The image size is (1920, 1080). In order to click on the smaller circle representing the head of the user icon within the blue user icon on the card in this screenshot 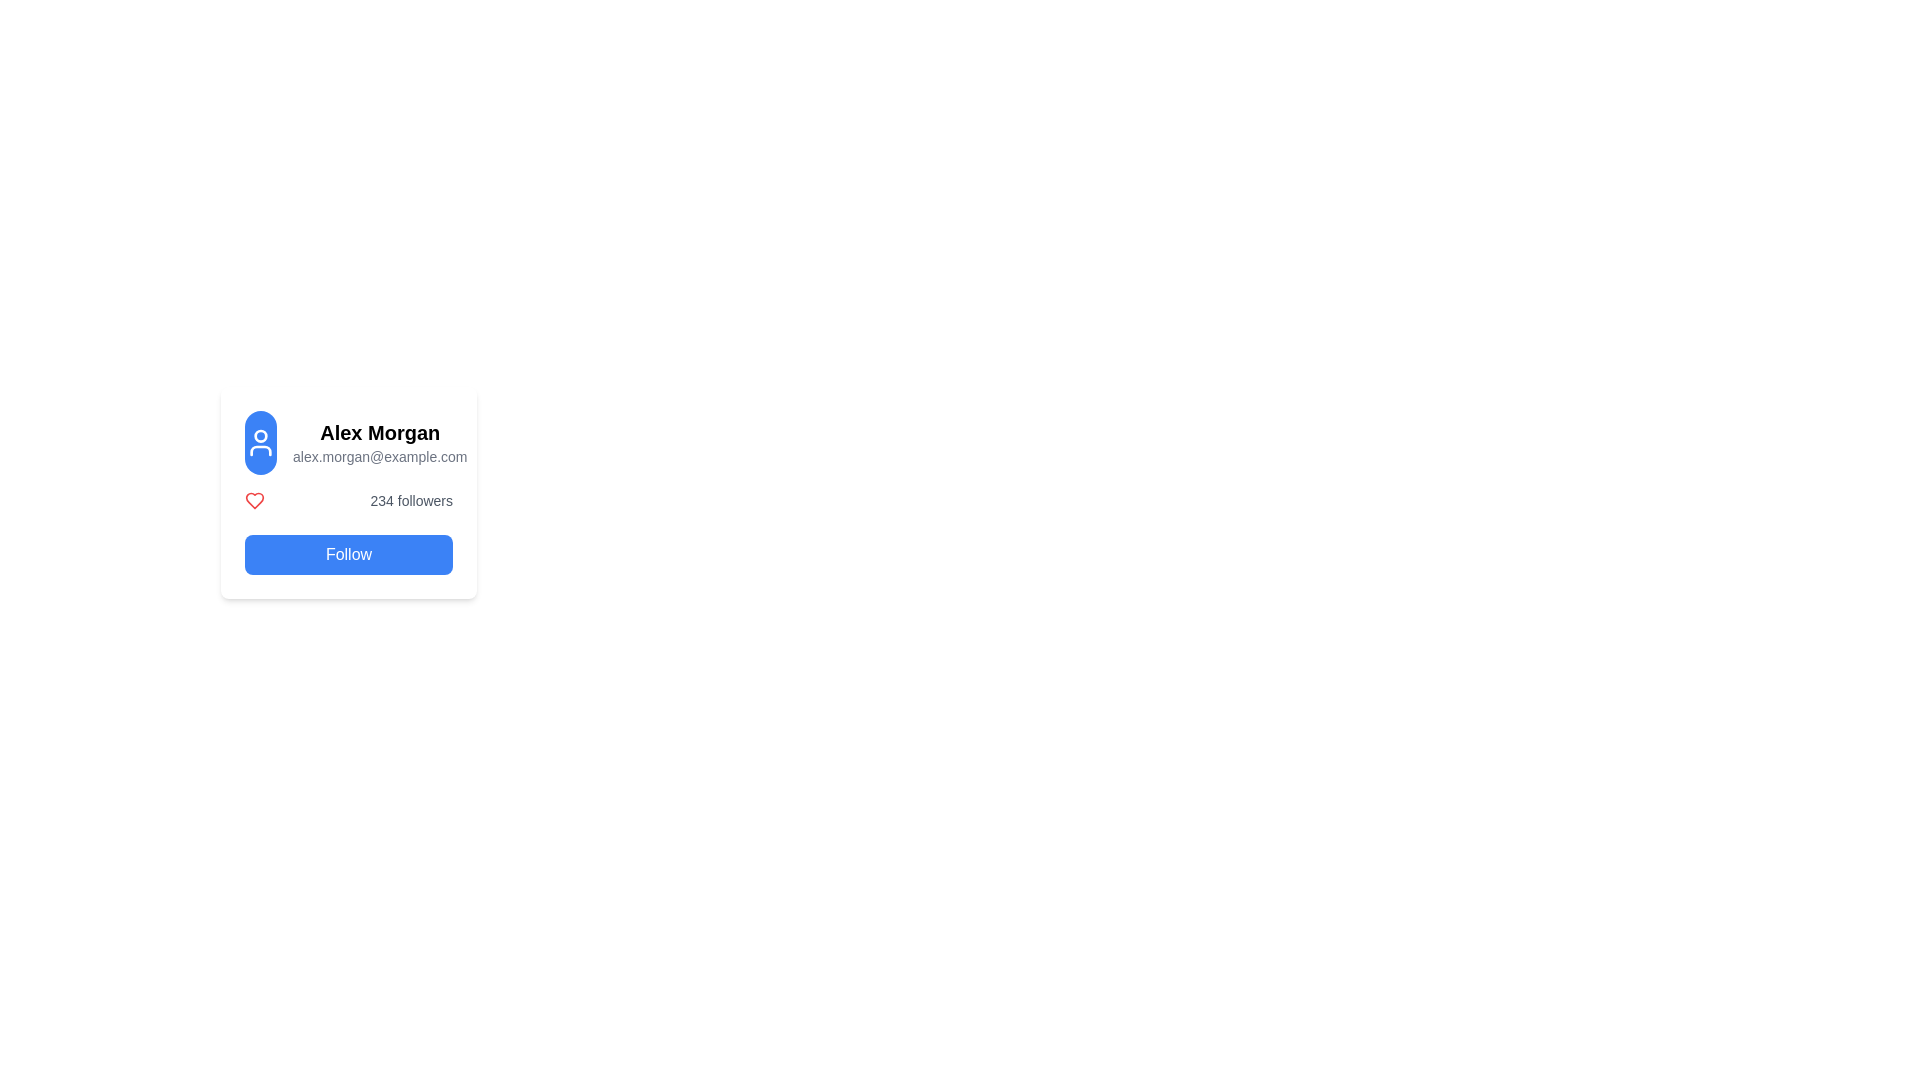, I will do `click(259, 435)`.